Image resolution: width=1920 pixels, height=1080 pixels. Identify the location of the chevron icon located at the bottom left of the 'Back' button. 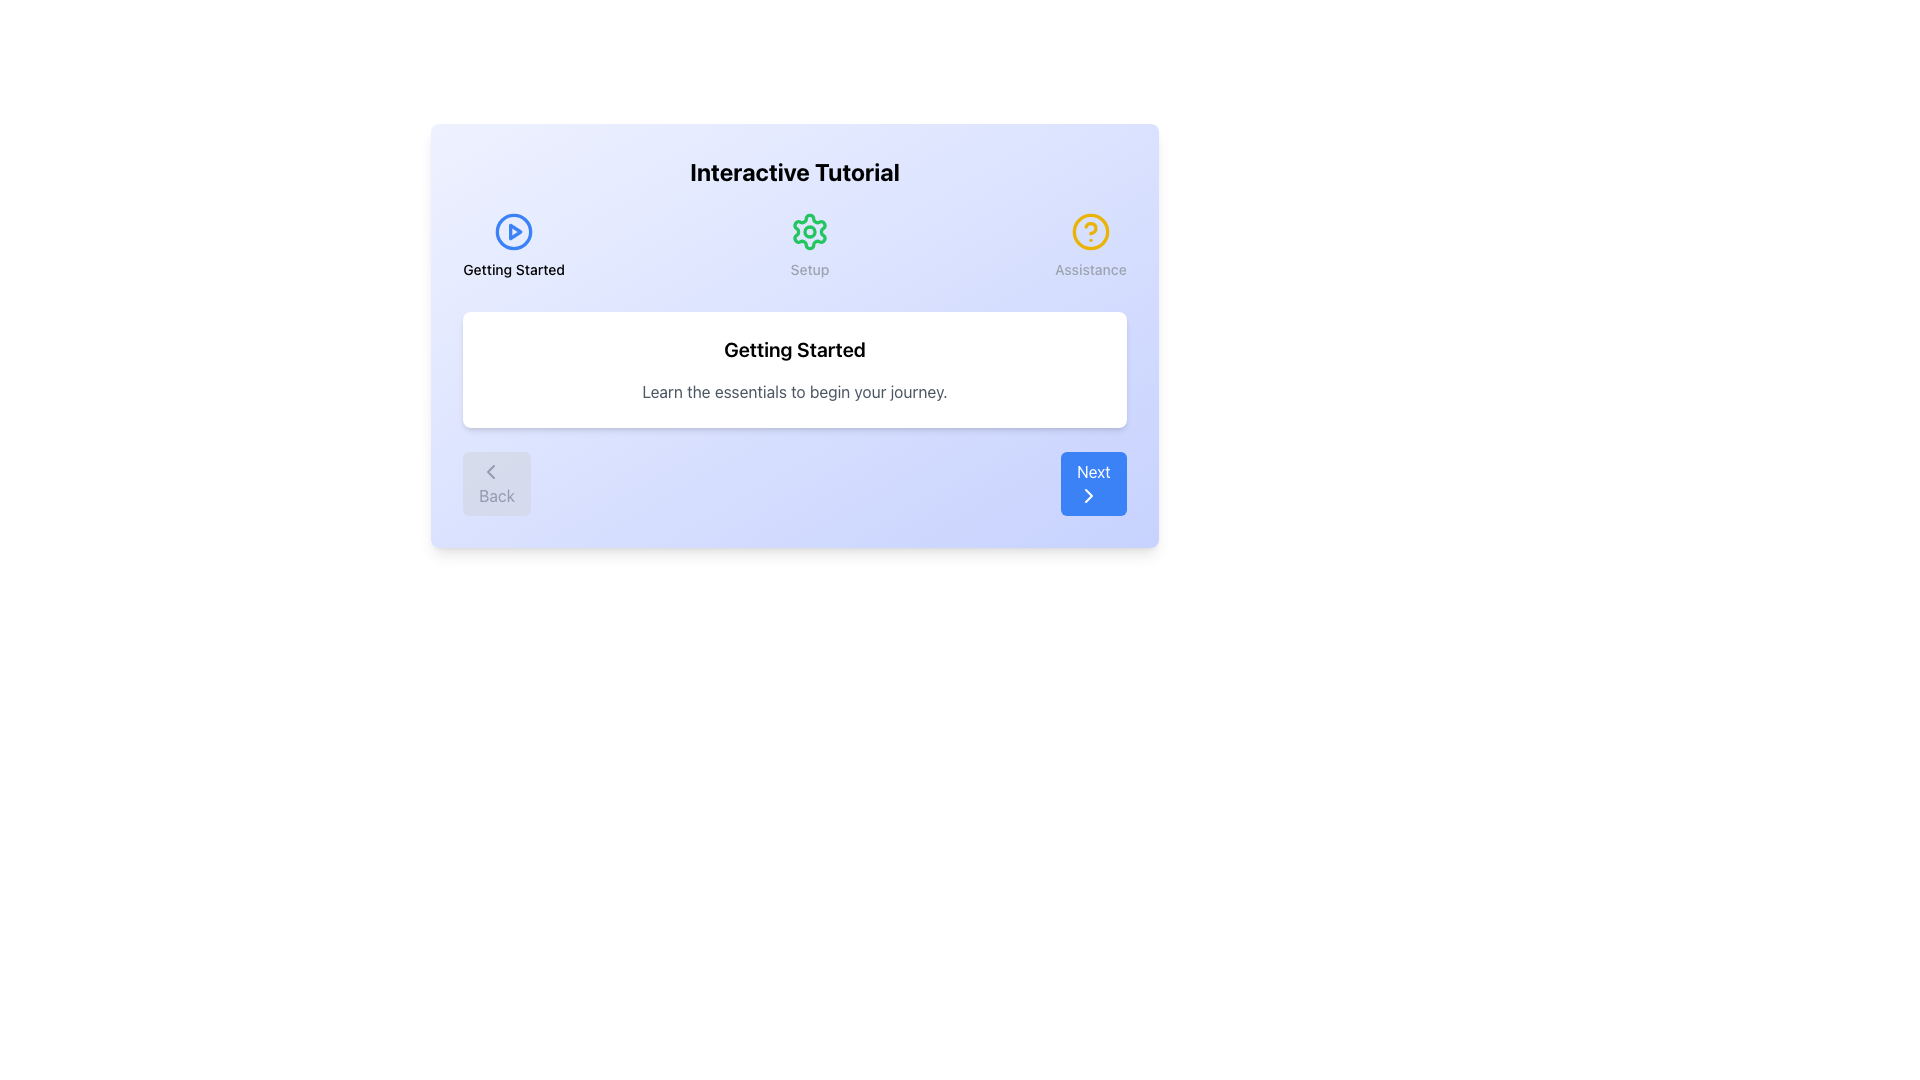
(491, 471).